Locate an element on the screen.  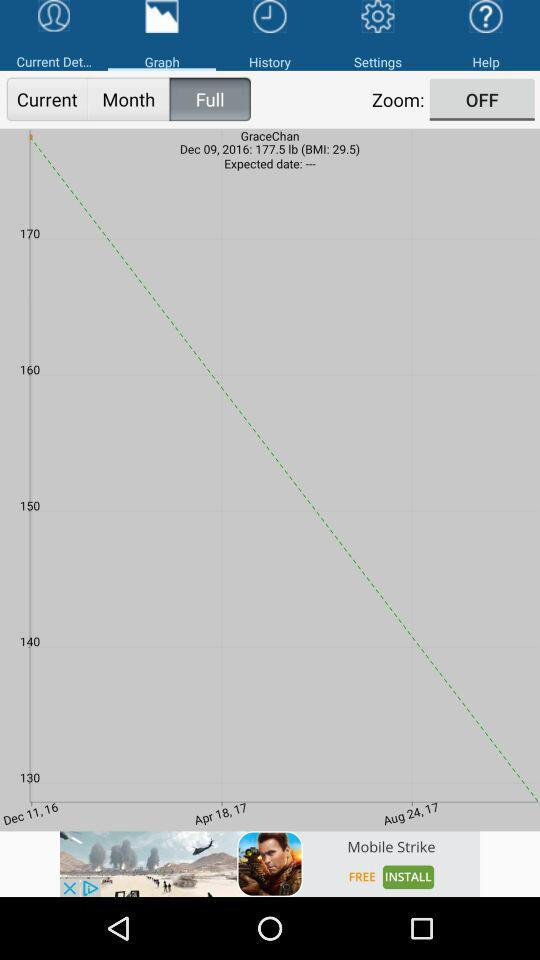
advertisement is located at coordinates (270, 863).